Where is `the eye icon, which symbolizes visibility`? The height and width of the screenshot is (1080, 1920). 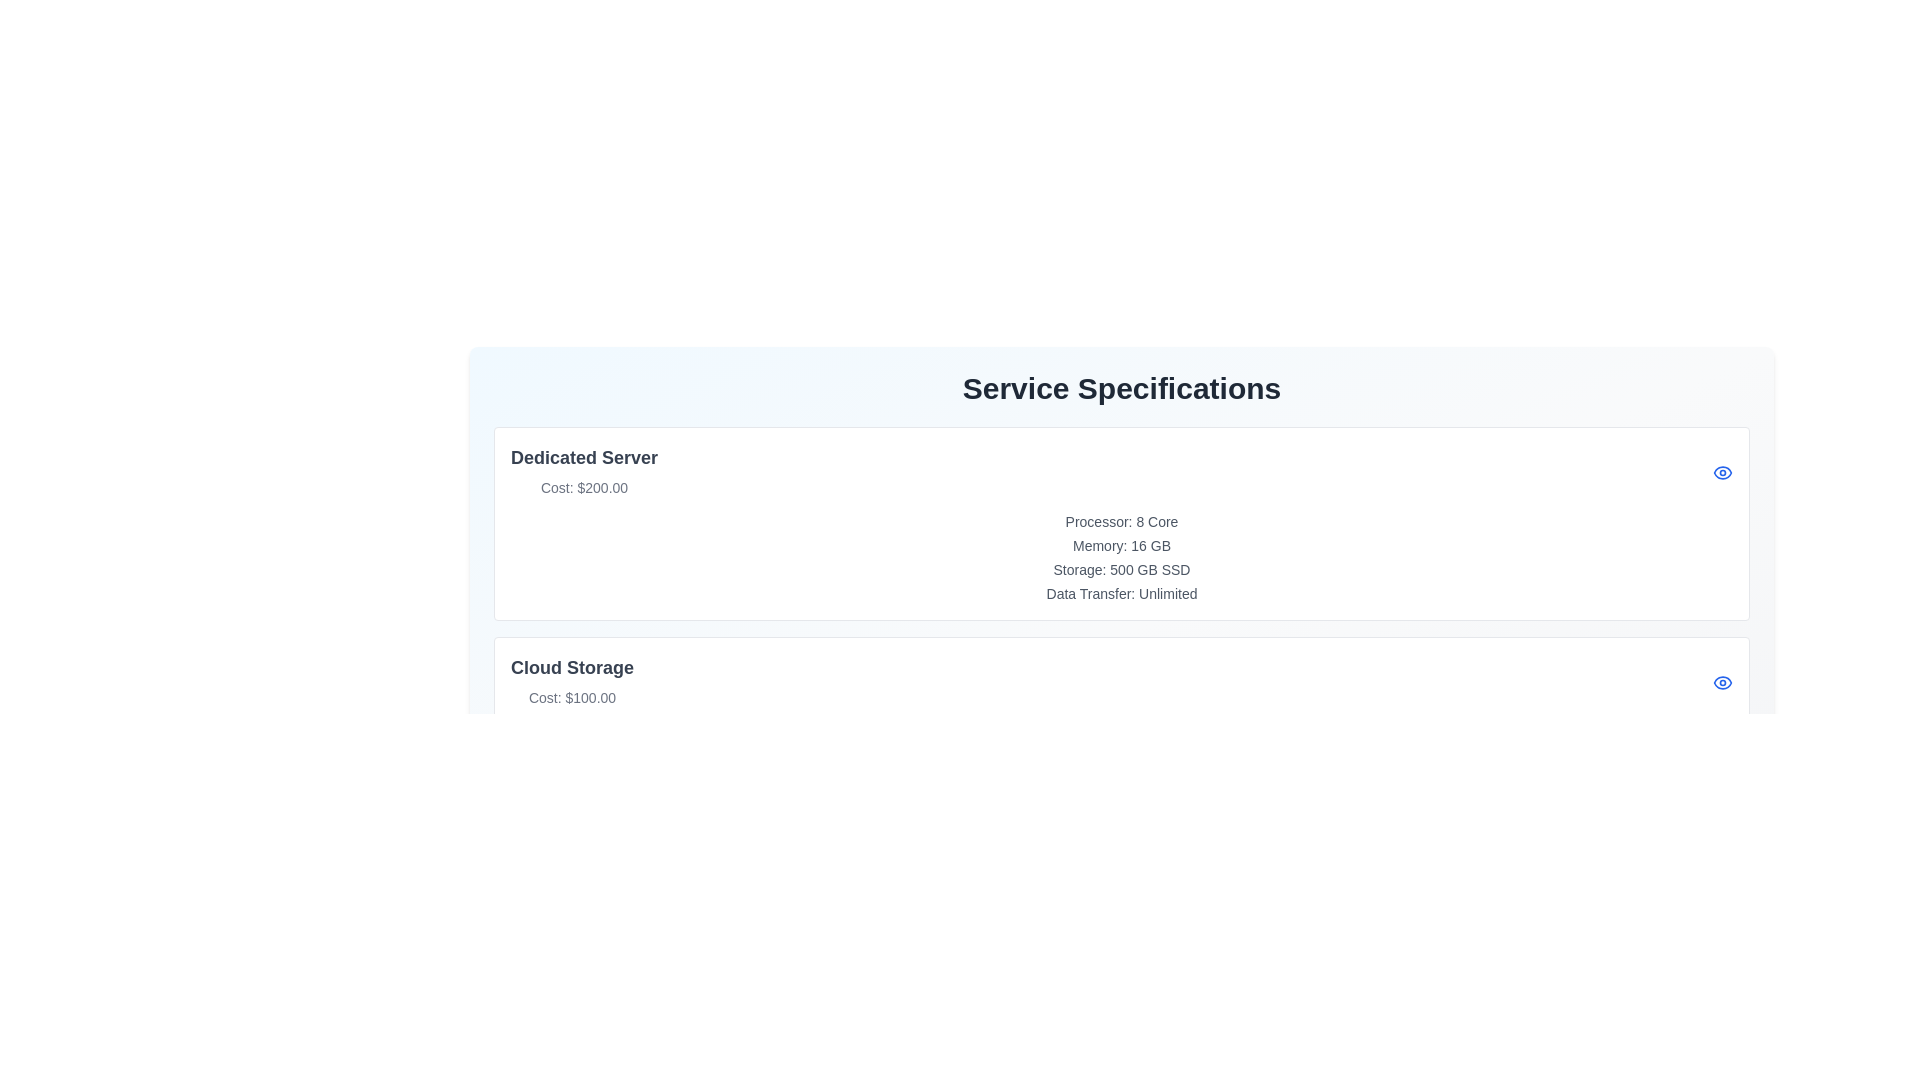 the eye icon, which symbolizes visibility is located at coordinates (1722, 681).